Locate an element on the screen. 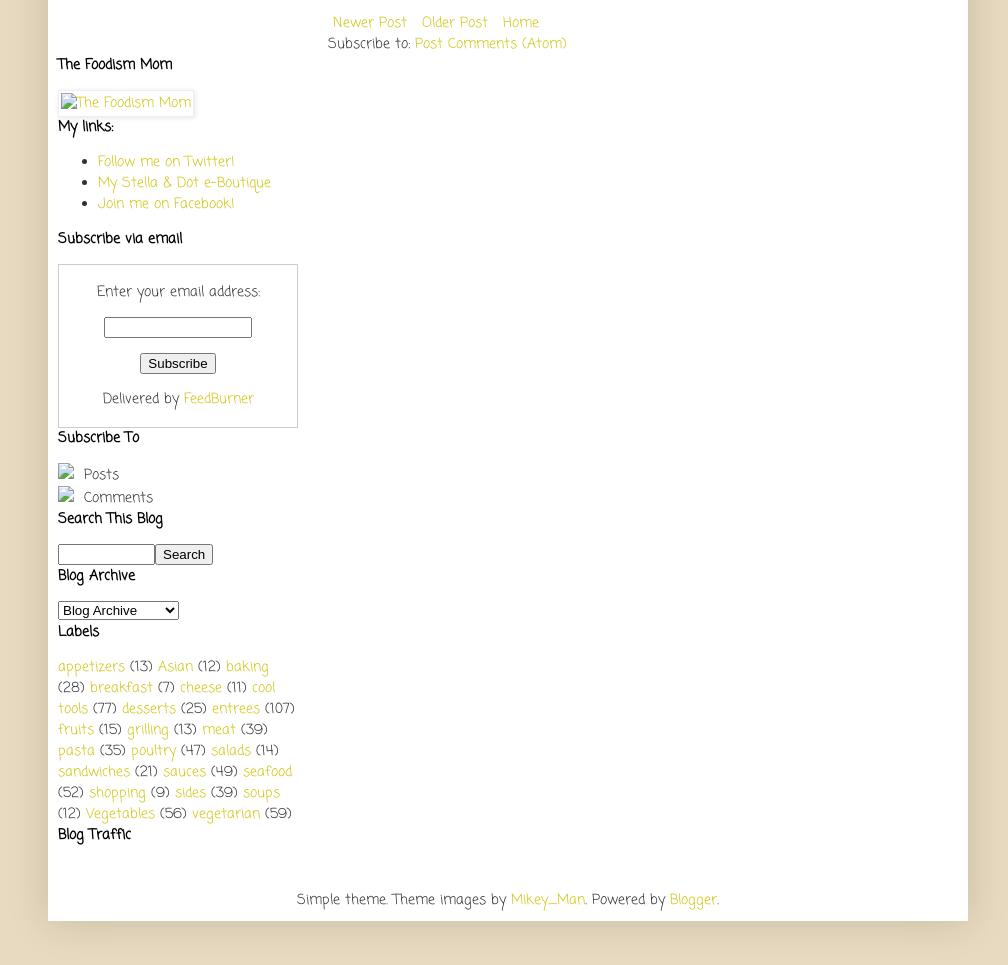 Image resolution: width=1008 pixels, height=965 pixels. 'Simple theme. Theme images by' is located at coordinates (404, 898).